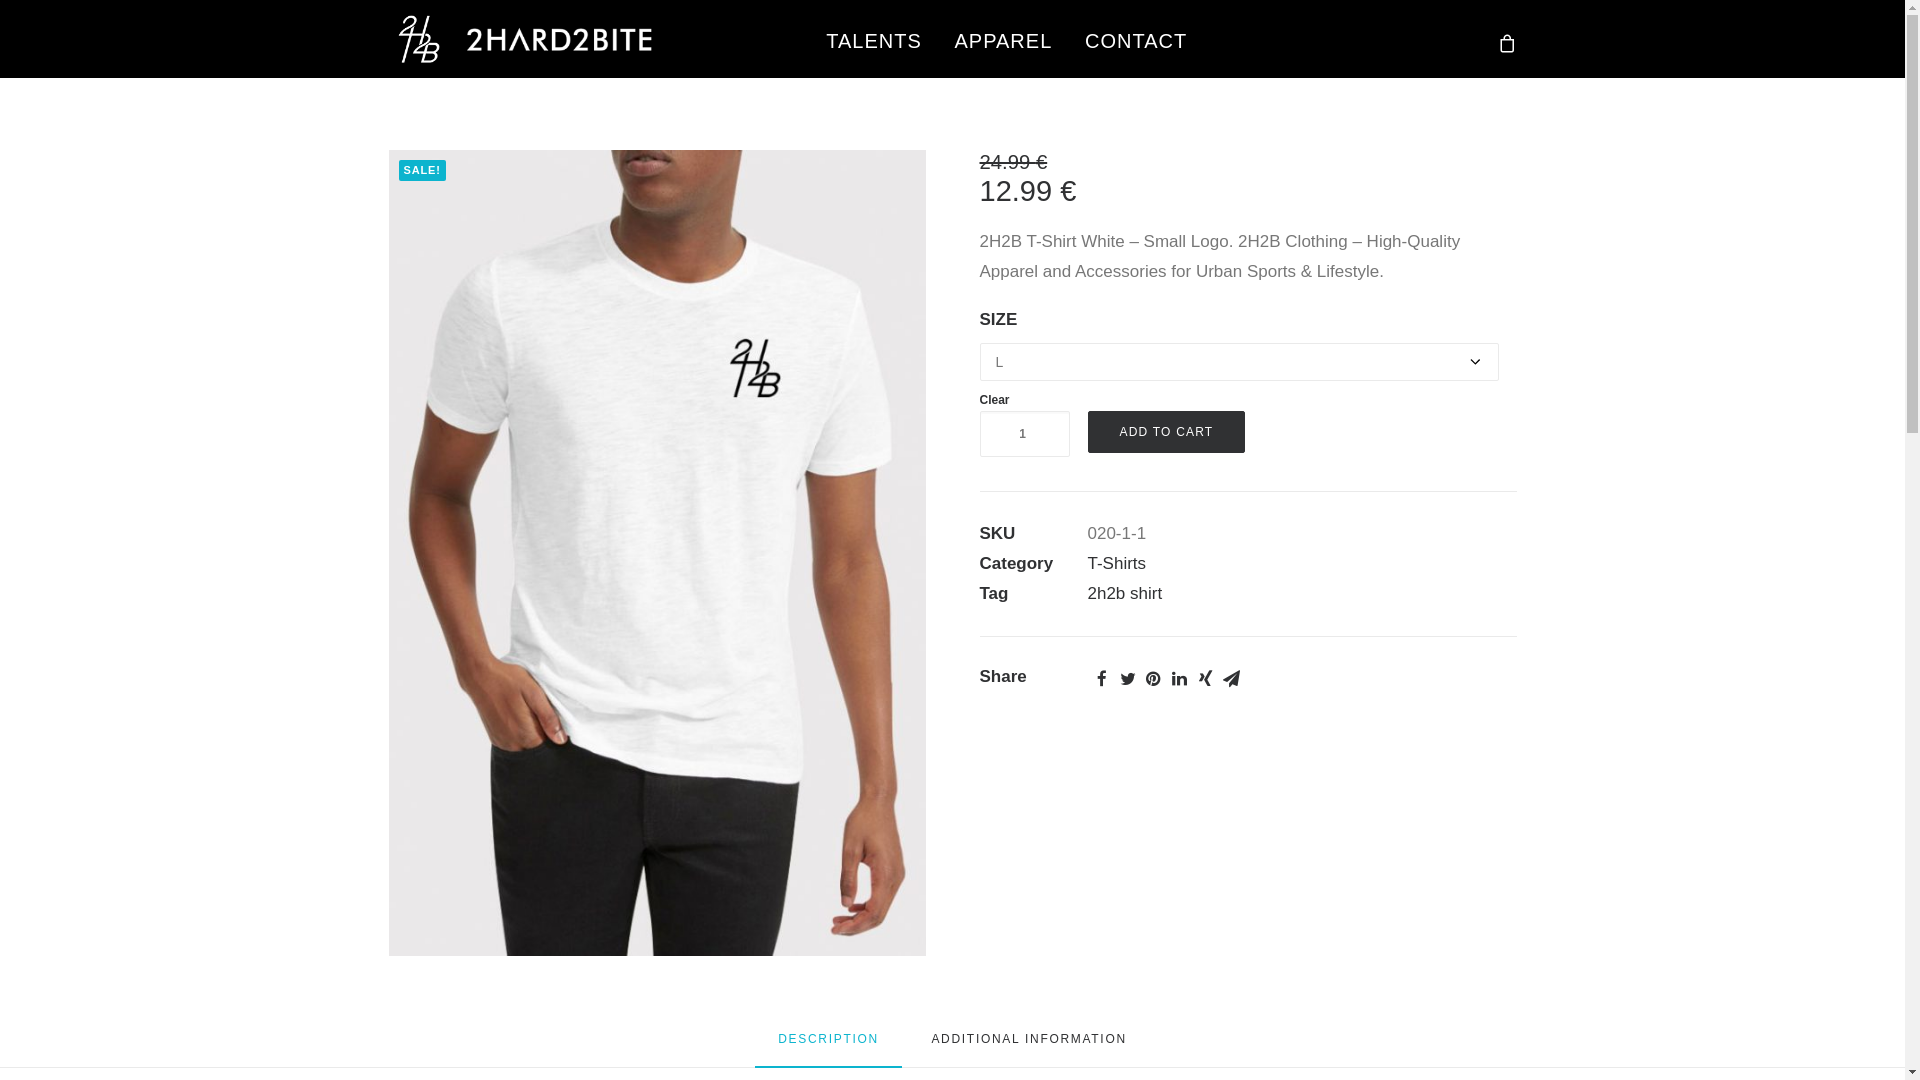  I want to click on 'cart', so click(1496, 38).